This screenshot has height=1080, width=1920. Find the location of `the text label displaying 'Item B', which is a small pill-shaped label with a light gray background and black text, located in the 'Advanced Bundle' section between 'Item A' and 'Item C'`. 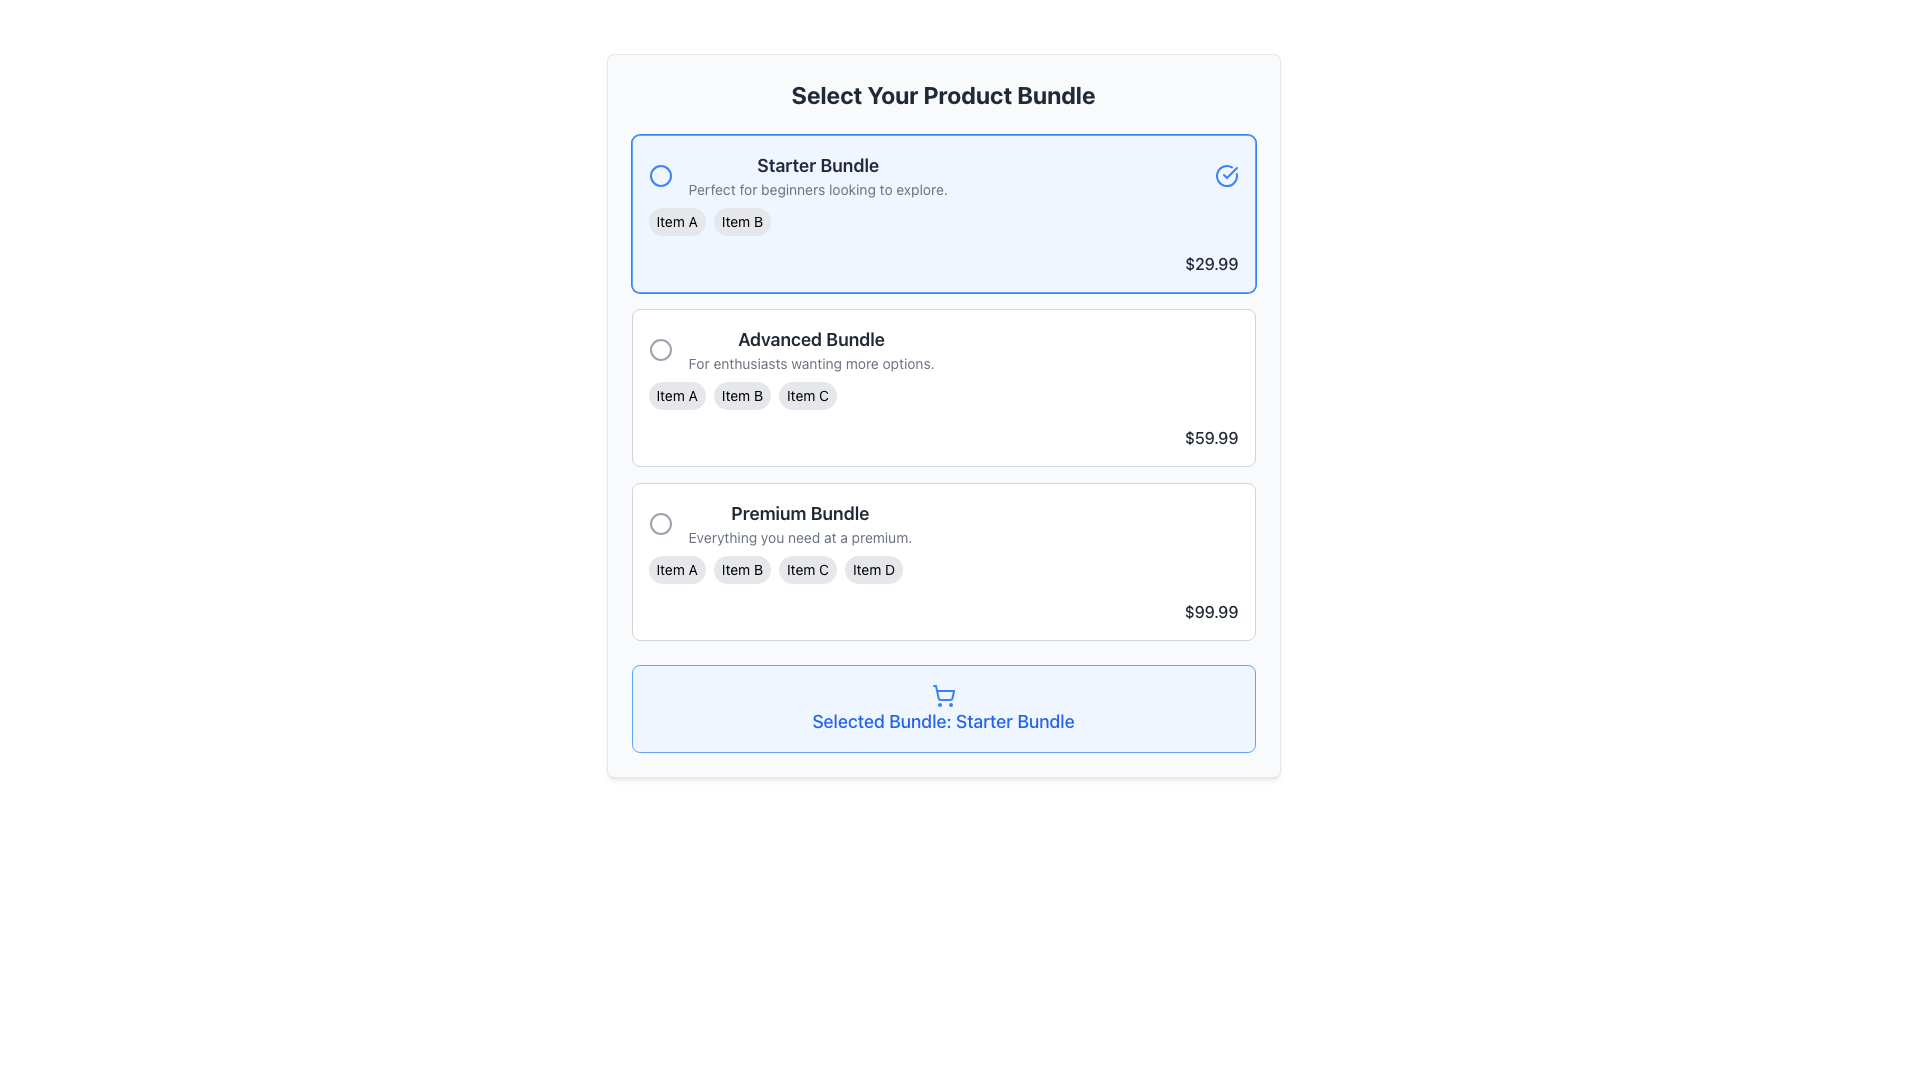

the text label displaying 'Item B', which is a small pill-shaped label with a light gray background and black text, located in the 'Advanced Bundle' section between 'Item A' and 'Item C' is located at coordinates (741, 396).